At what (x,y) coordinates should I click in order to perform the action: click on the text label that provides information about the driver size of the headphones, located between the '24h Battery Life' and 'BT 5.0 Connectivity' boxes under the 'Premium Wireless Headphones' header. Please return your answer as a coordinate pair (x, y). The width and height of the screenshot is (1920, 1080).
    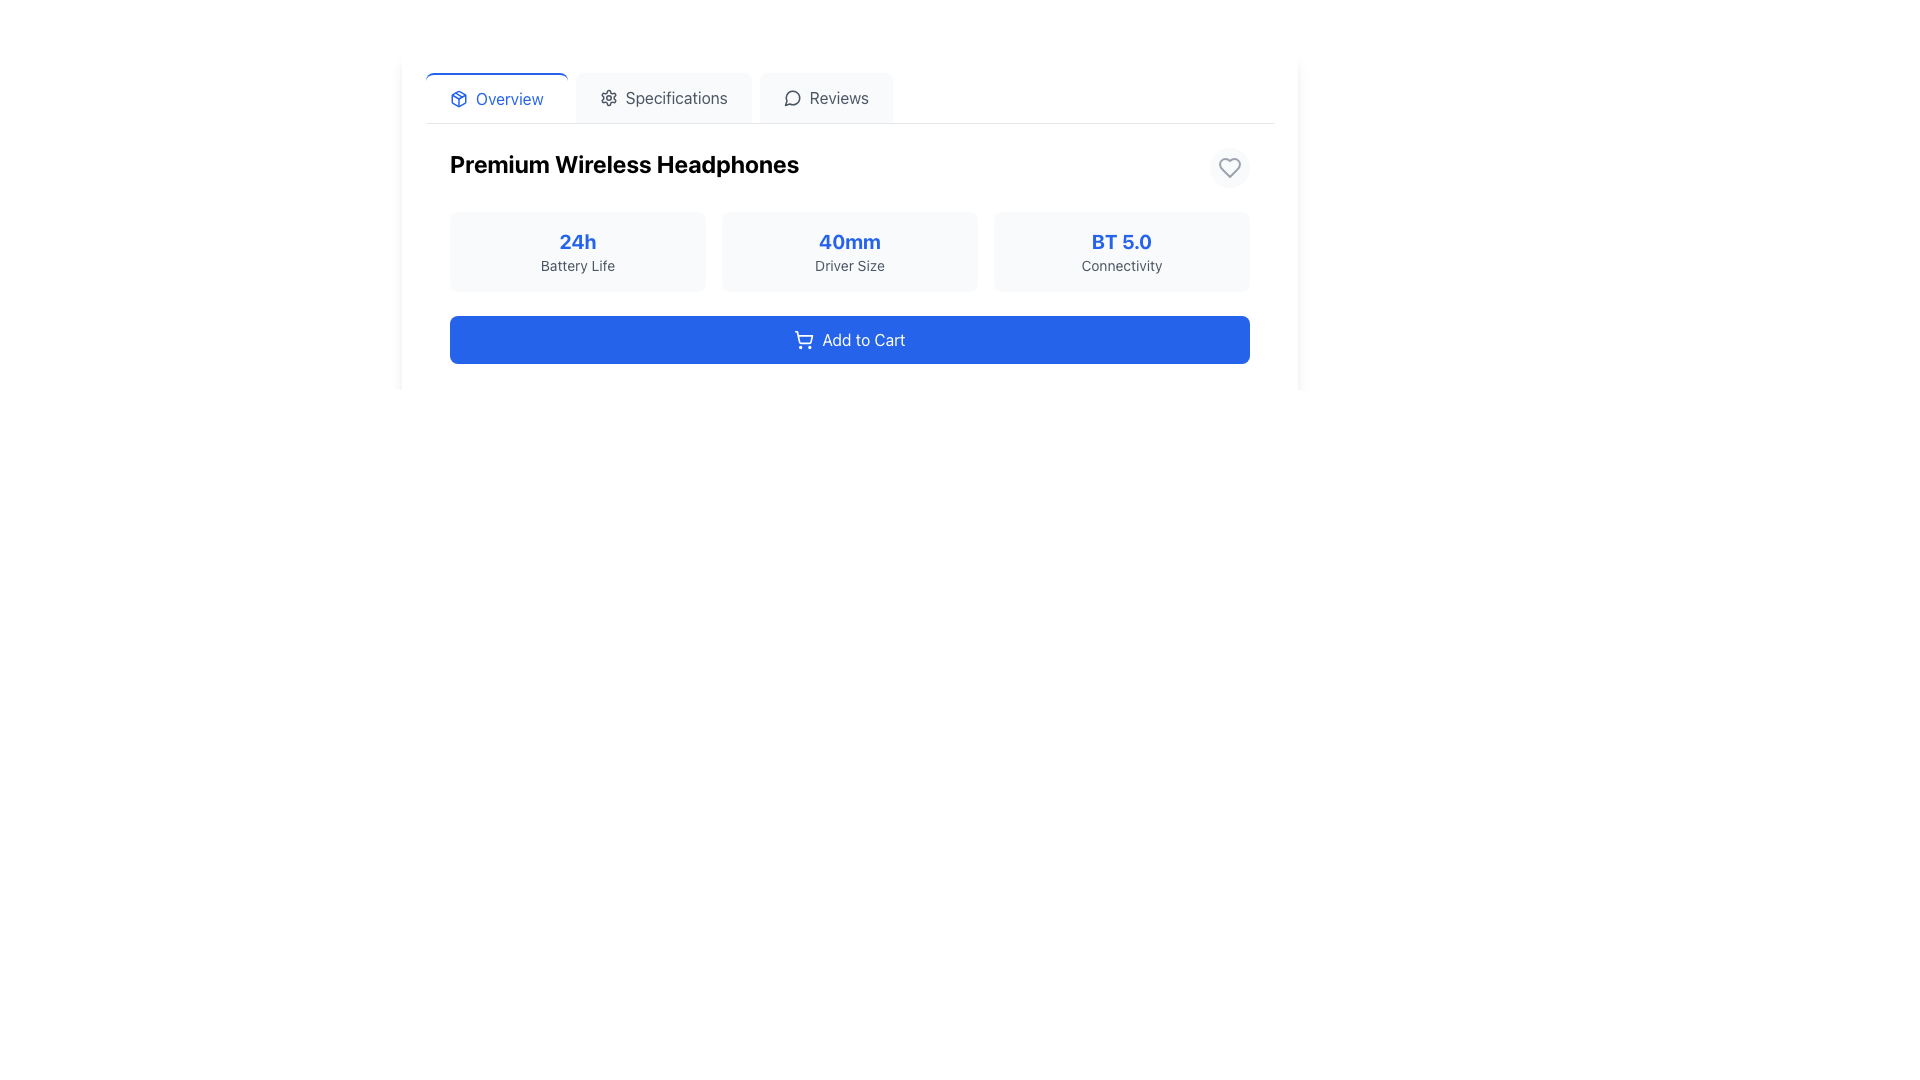
    Looking at the image, I should click on (849, 250).